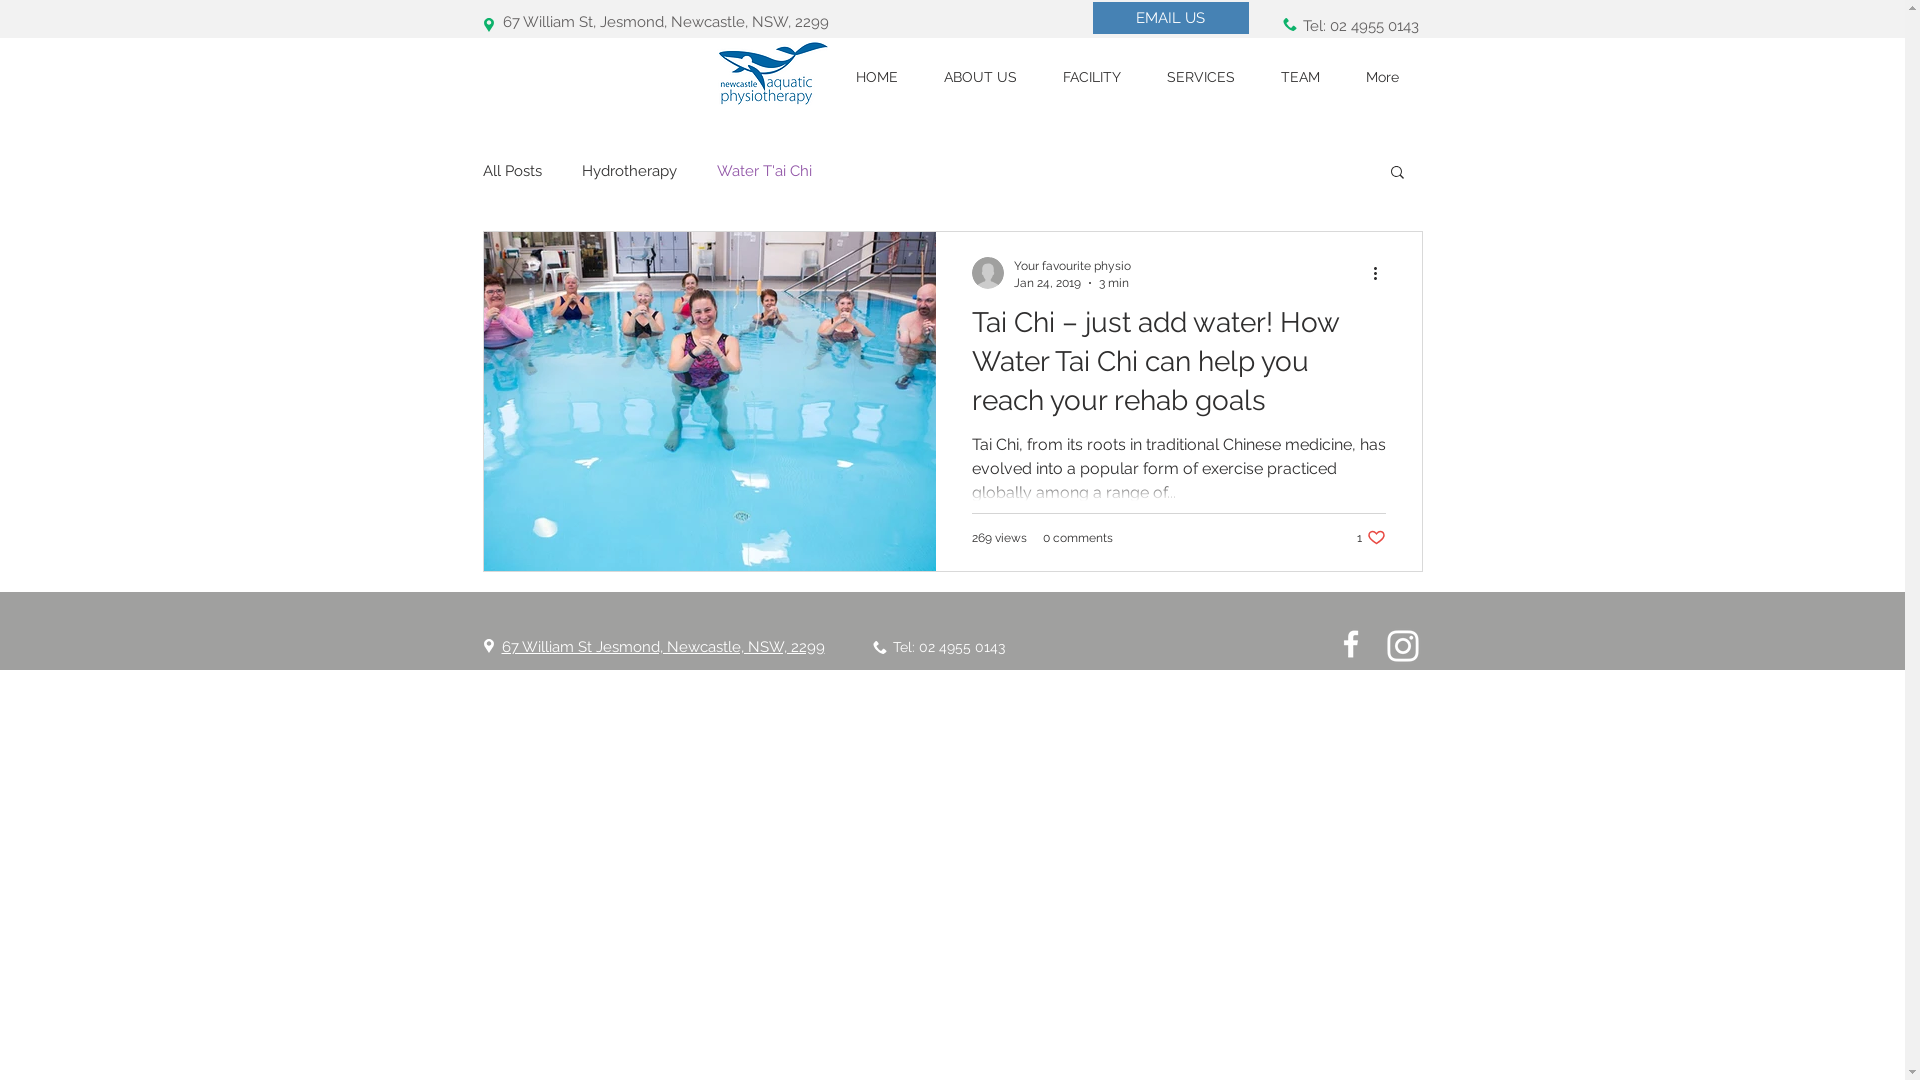 The width and height of the screenshot is (1920, 1080). What do you see at coordinates (715, 169) in the screenshot?
I see `'Water T'ai Chi'` at bounding box center [715, 169].